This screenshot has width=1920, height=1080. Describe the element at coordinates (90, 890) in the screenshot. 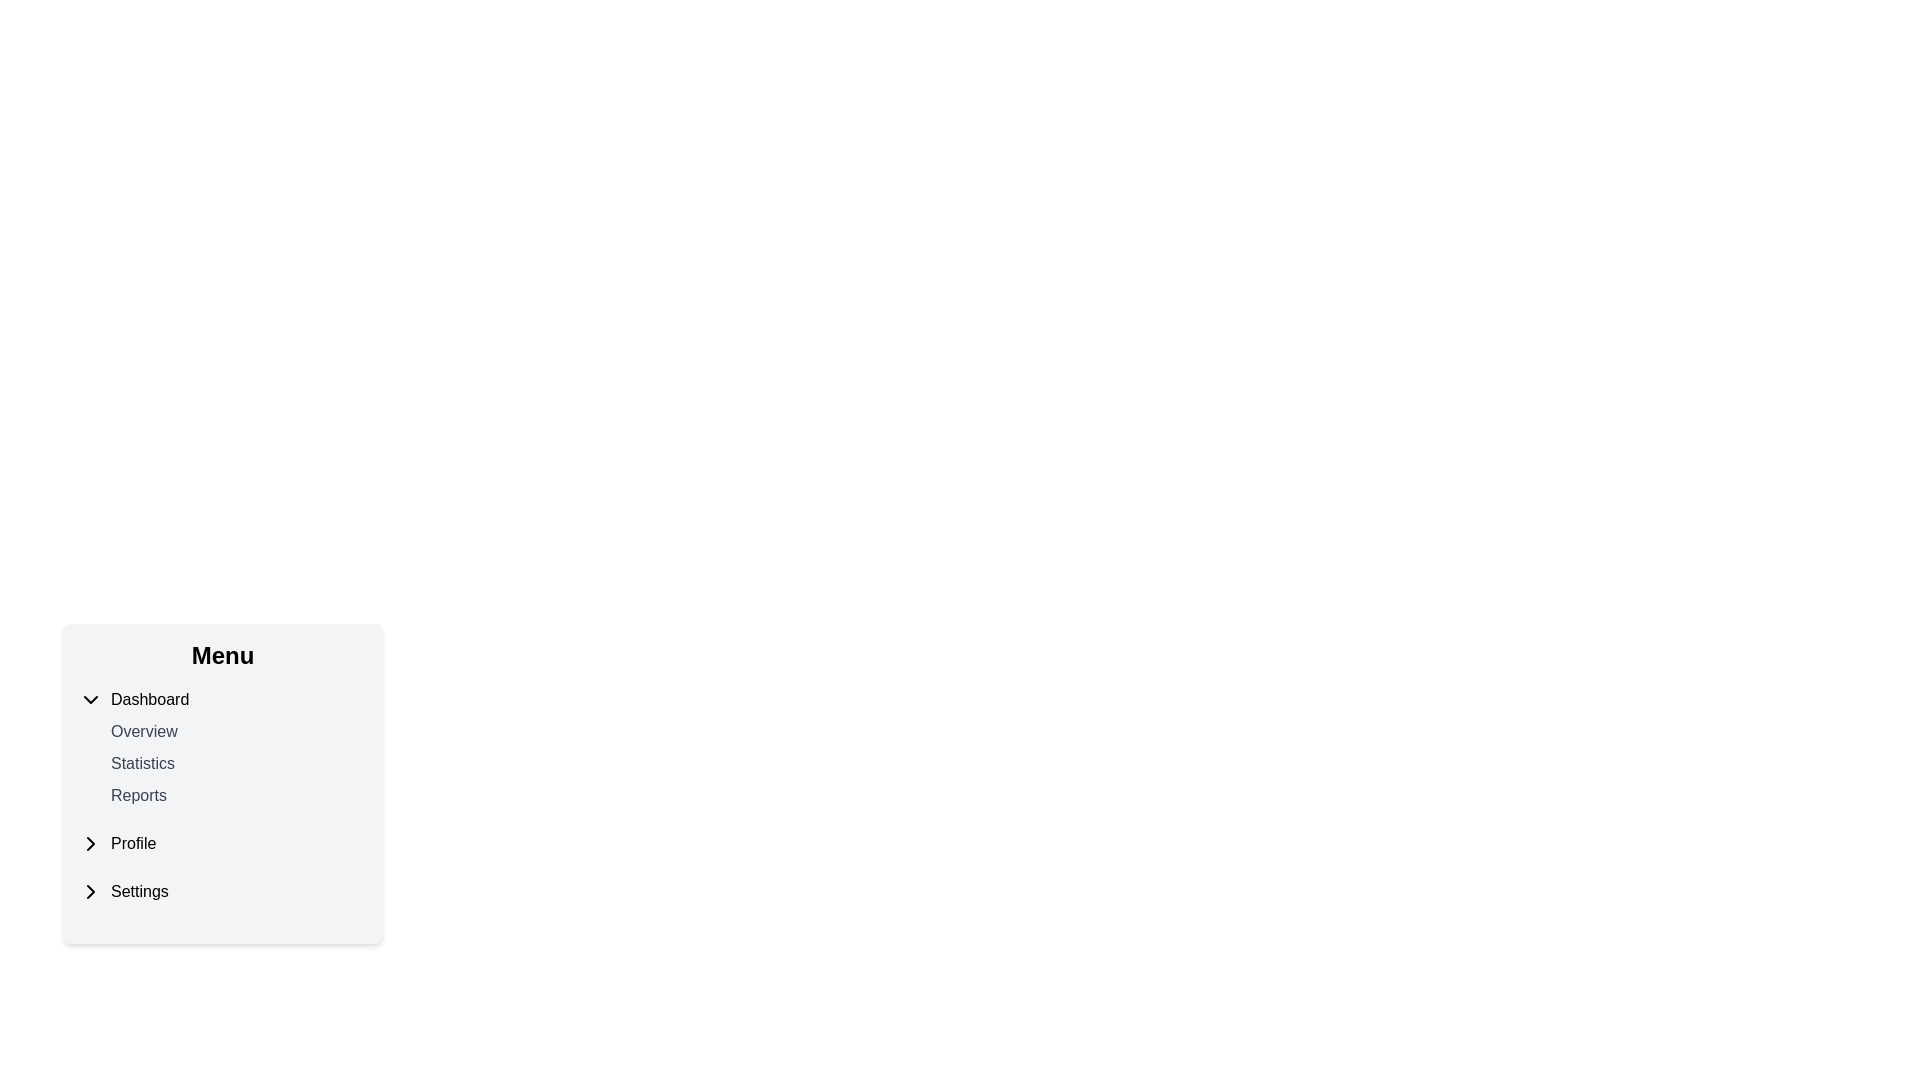

I see `the rightward-facing chevron icon next to the 'Settings' label in the vertical menu` at that location.